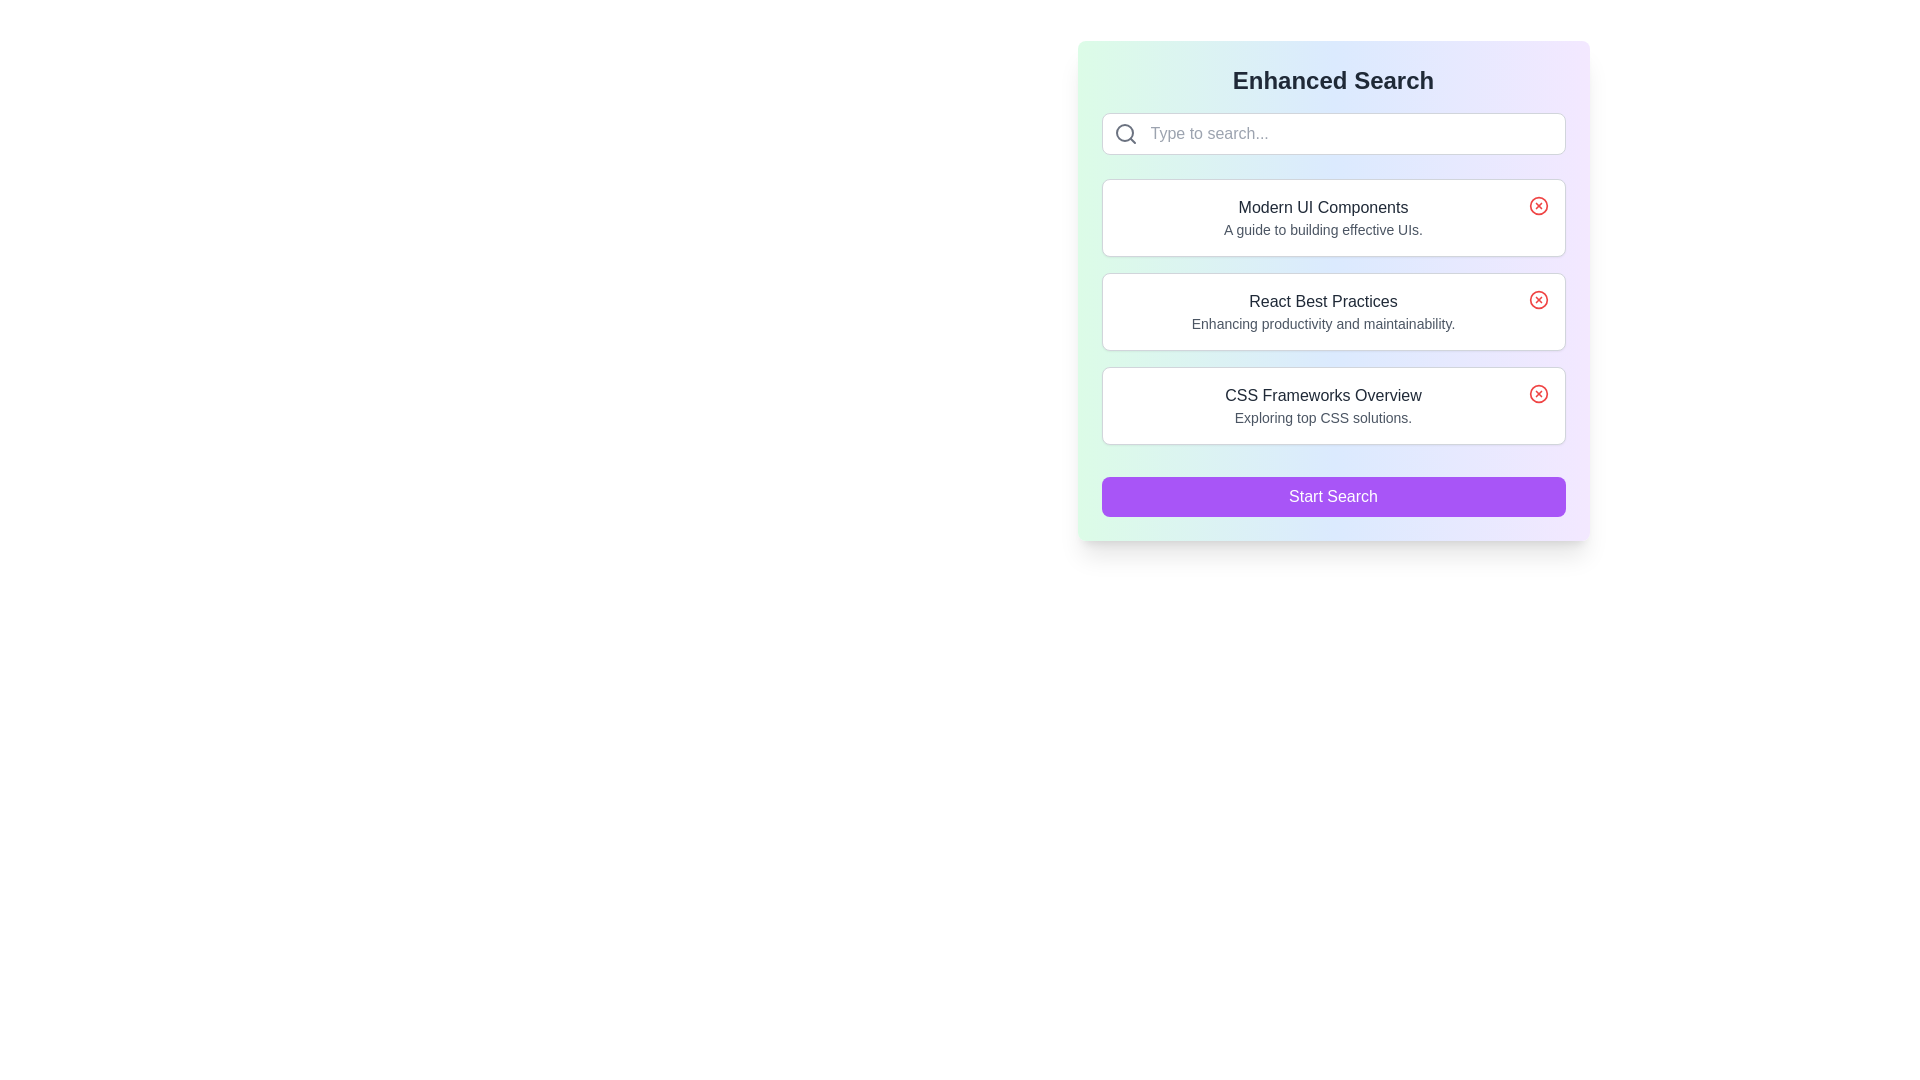  What do you see at coordinates (1333, 496) in the screenshot?
I see `the 'Start Search' button, which is a rectangular button with rounded corners, vibrant purple background, and white text located below the 'CSS Frameworks Overview' section` at bounding box center [1333, 496].